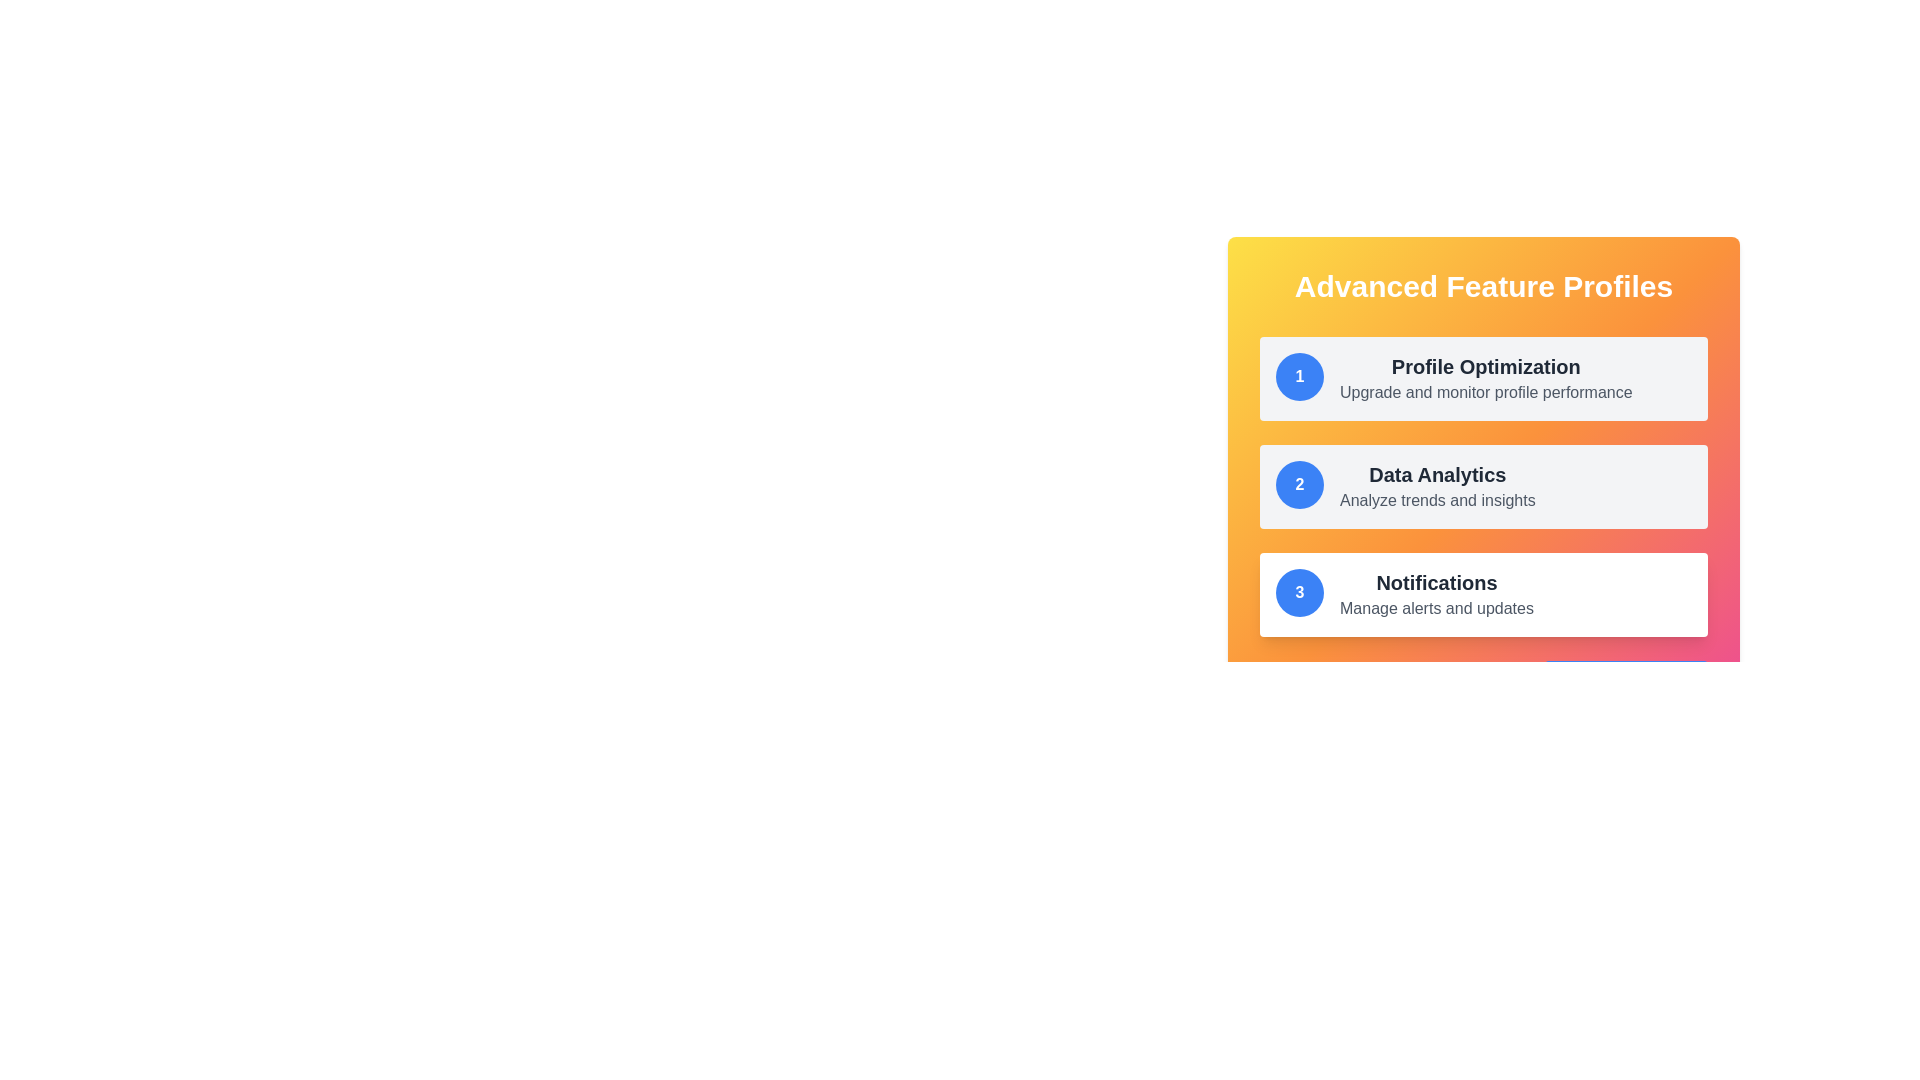 This screenshot has height=1080, width=1920. I want to click on the title text for the feature 'Profile Optimization', so click(1486, 366).